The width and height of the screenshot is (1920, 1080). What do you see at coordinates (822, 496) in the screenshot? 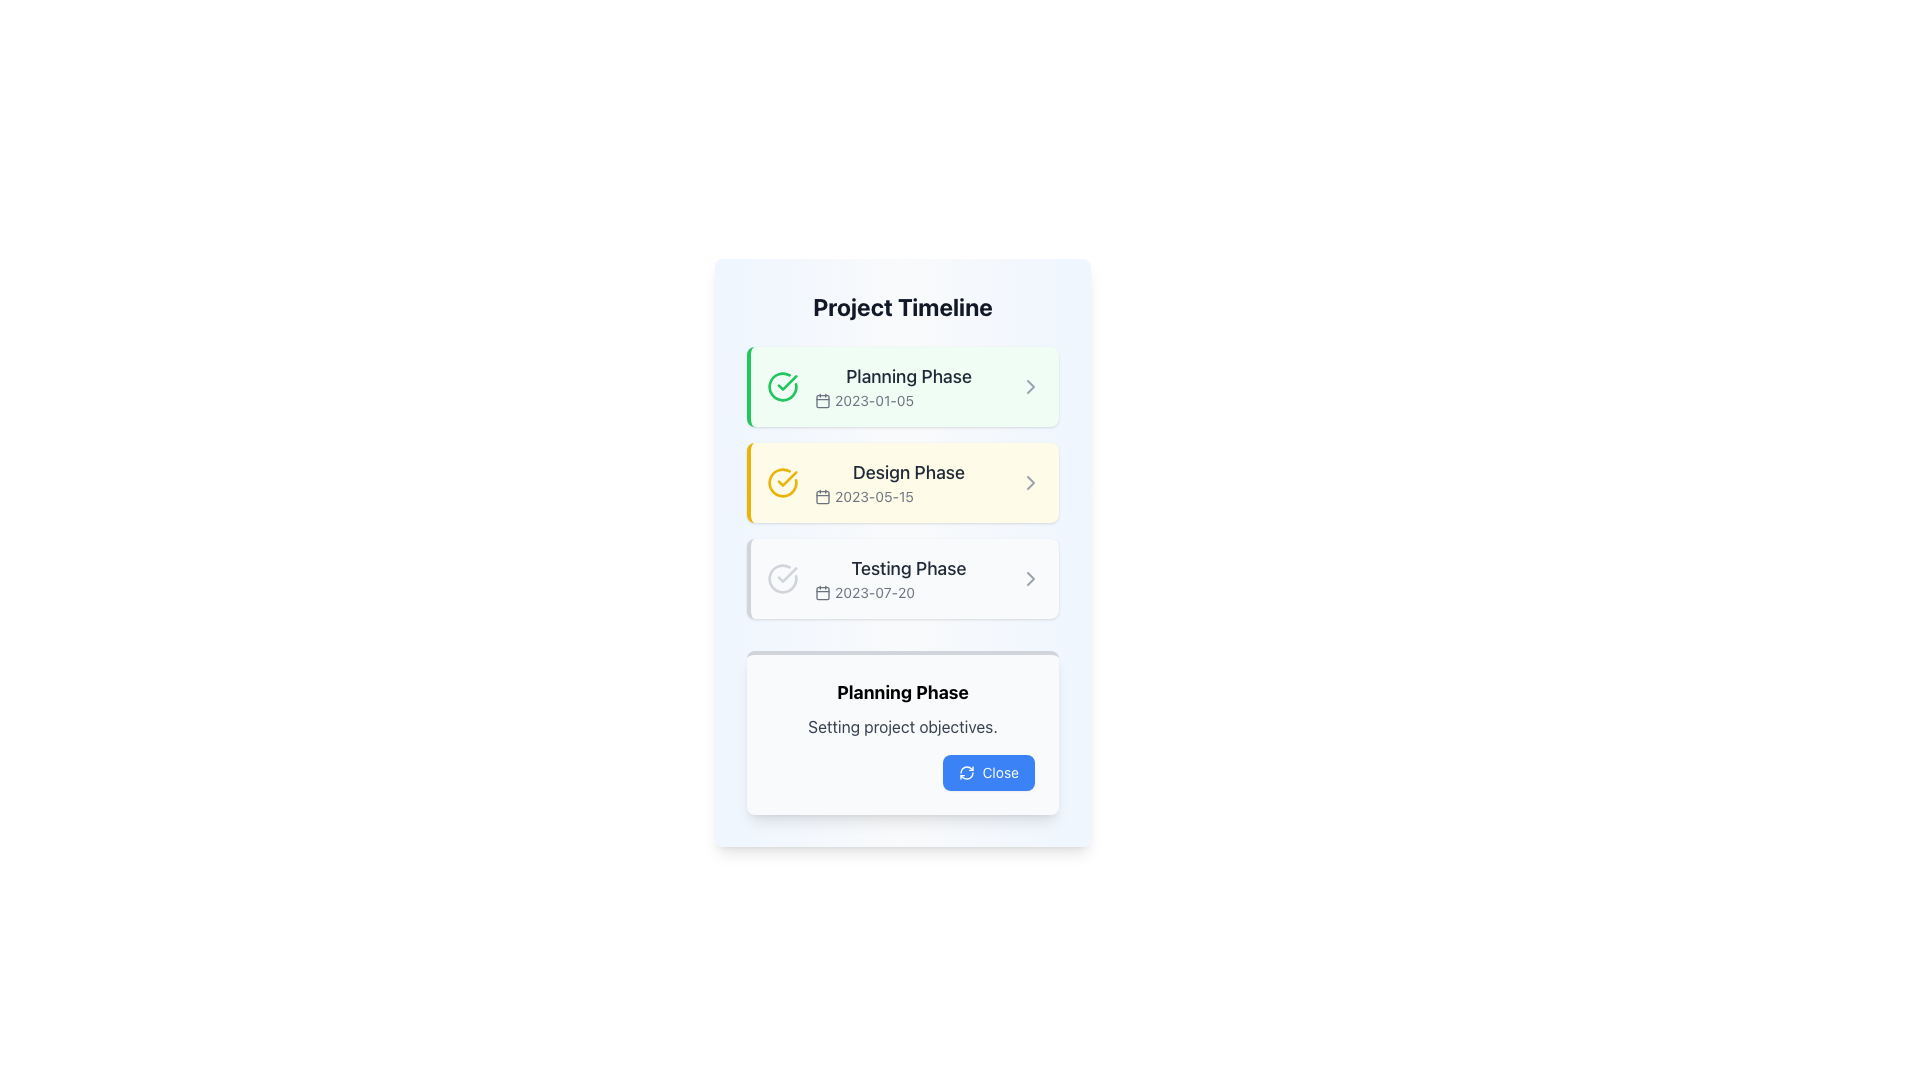
I see `the calendar icon located` at bounding box center [822, 496].